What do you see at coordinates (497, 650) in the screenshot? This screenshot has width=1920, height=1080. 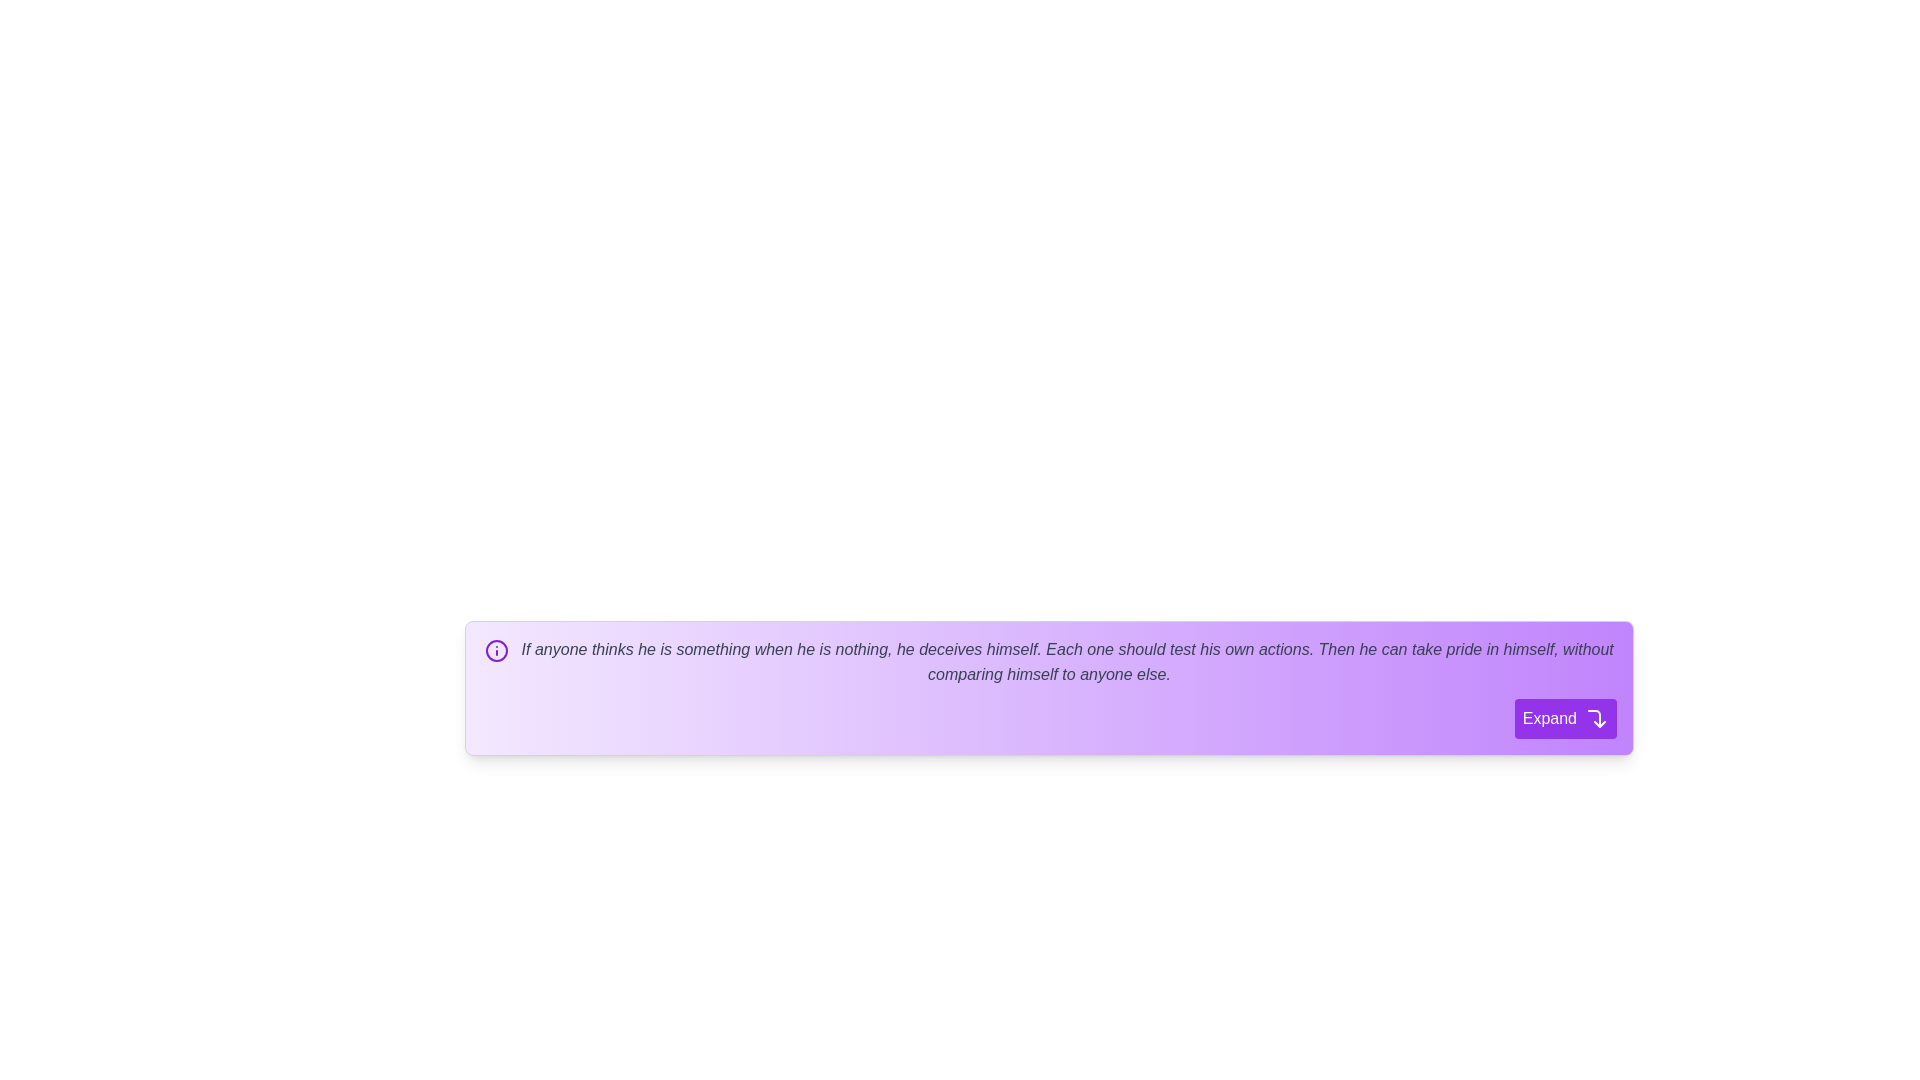 I see `the SVG icon of the information symbol, which is styled in purple and positioned before a block of italic text within a purple-gradient background box` at bounding box center [497, 650].